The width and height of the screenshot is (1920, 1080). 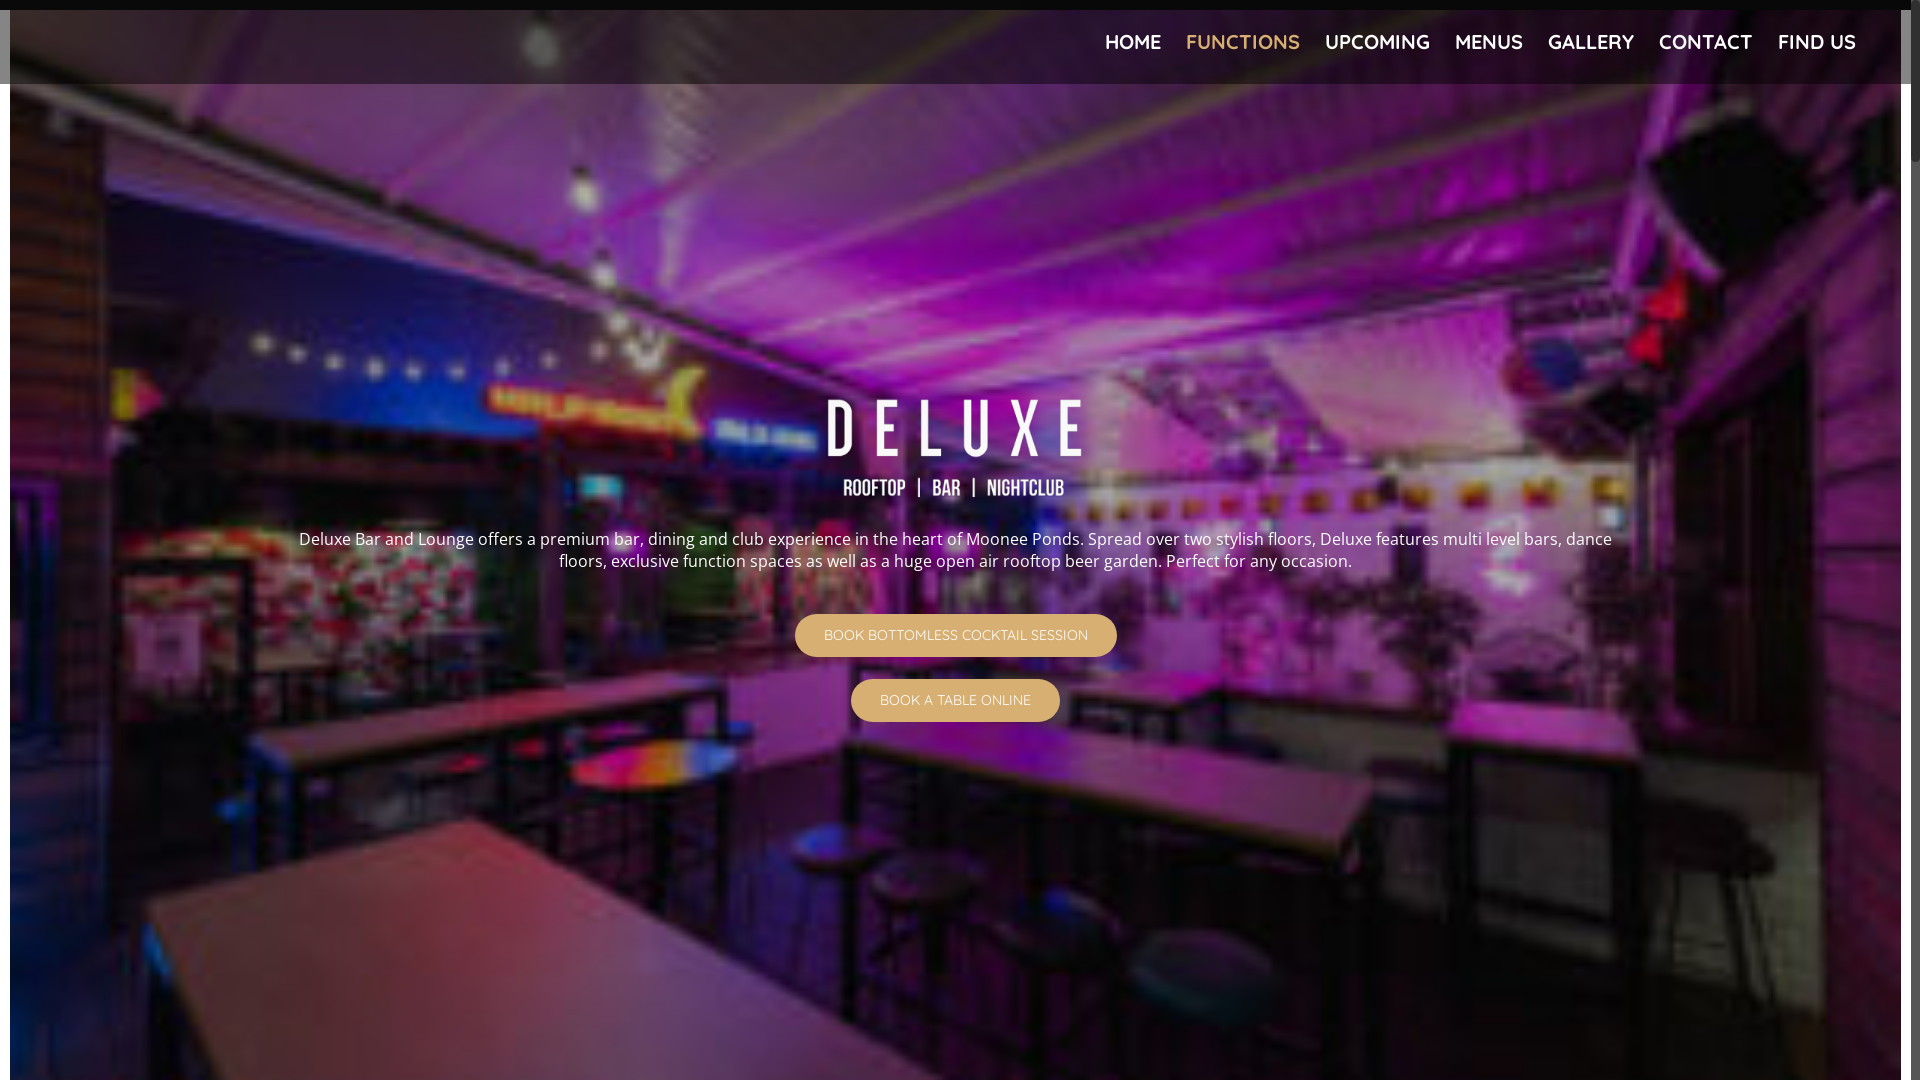 What do you see at coordinates (1777, 42) in the screenshot?
I see `'FIND US'` at bounding box center [1777, 42].